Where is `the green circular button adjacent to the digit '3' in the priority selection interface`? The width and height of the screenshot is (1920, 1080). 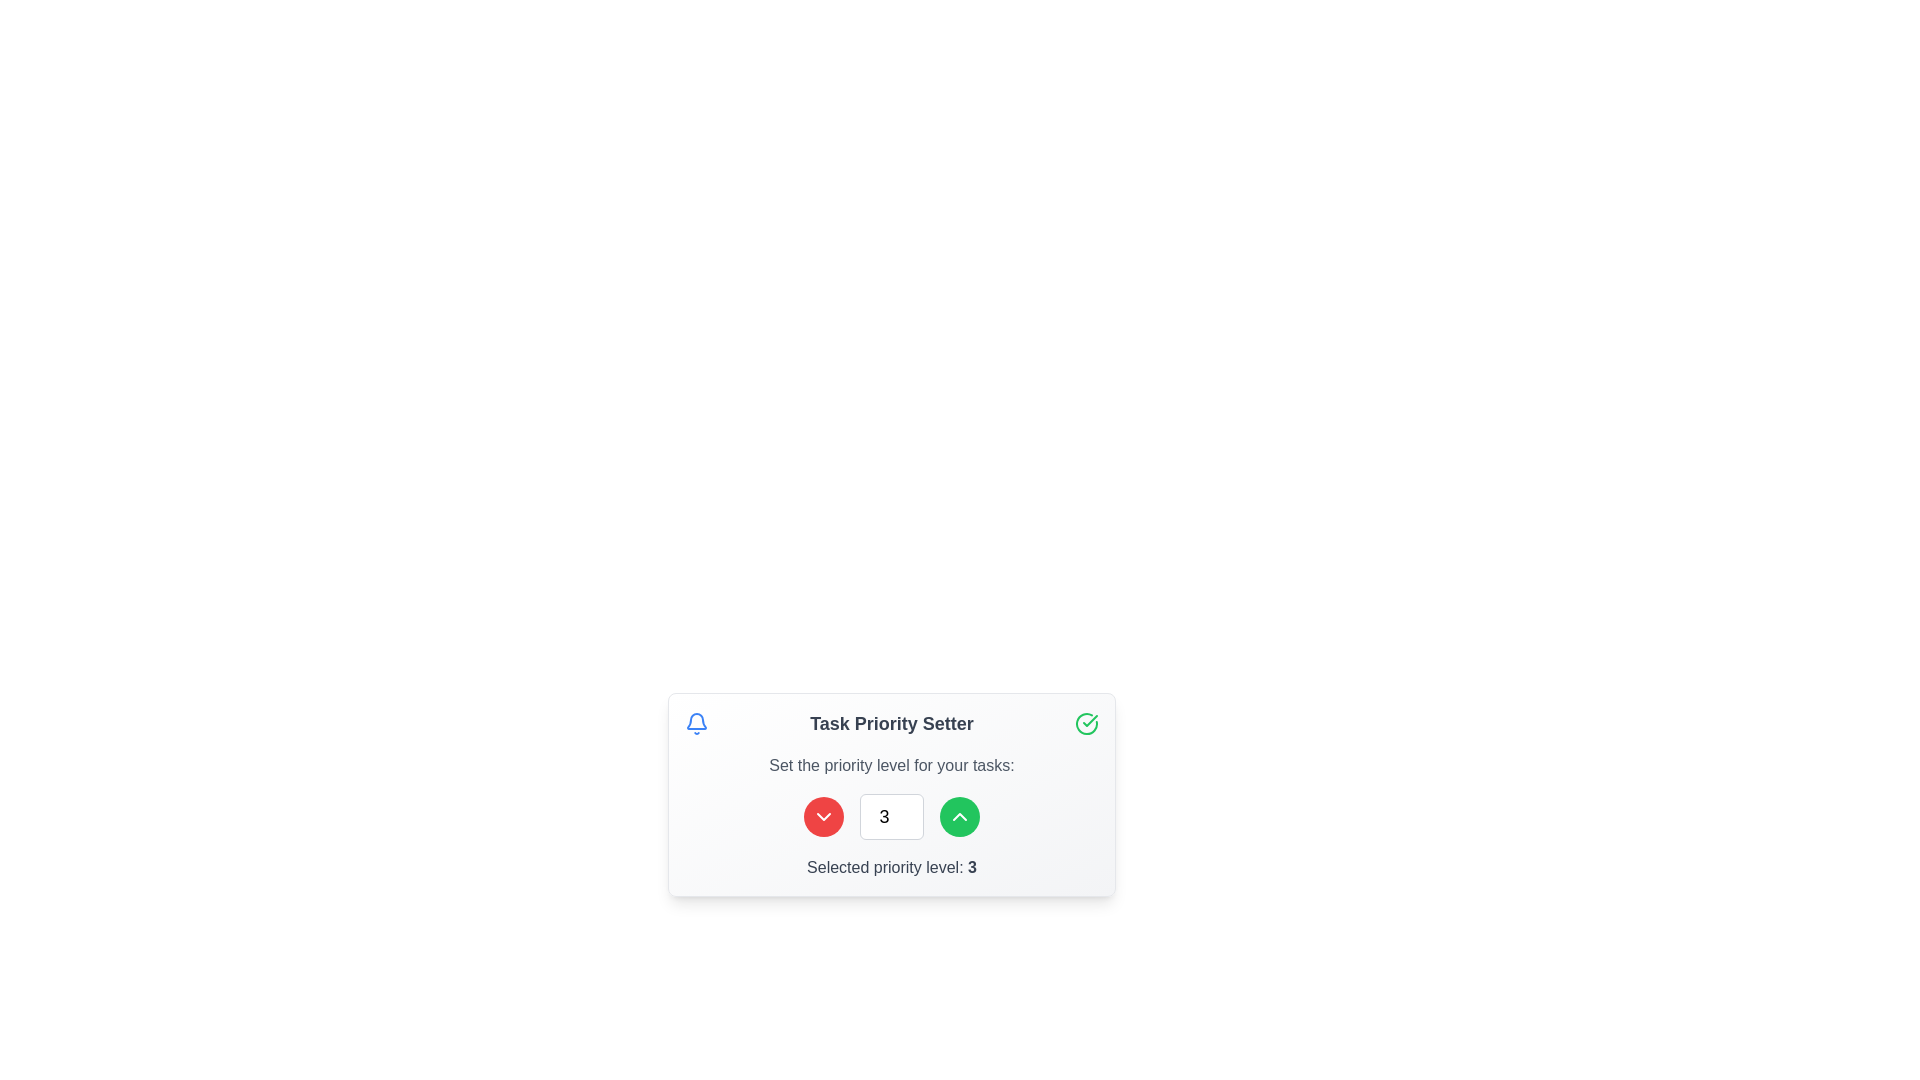
the green circular button adjacent to the digit '3' in the priority selection interface is located at coordinates (960, 817).